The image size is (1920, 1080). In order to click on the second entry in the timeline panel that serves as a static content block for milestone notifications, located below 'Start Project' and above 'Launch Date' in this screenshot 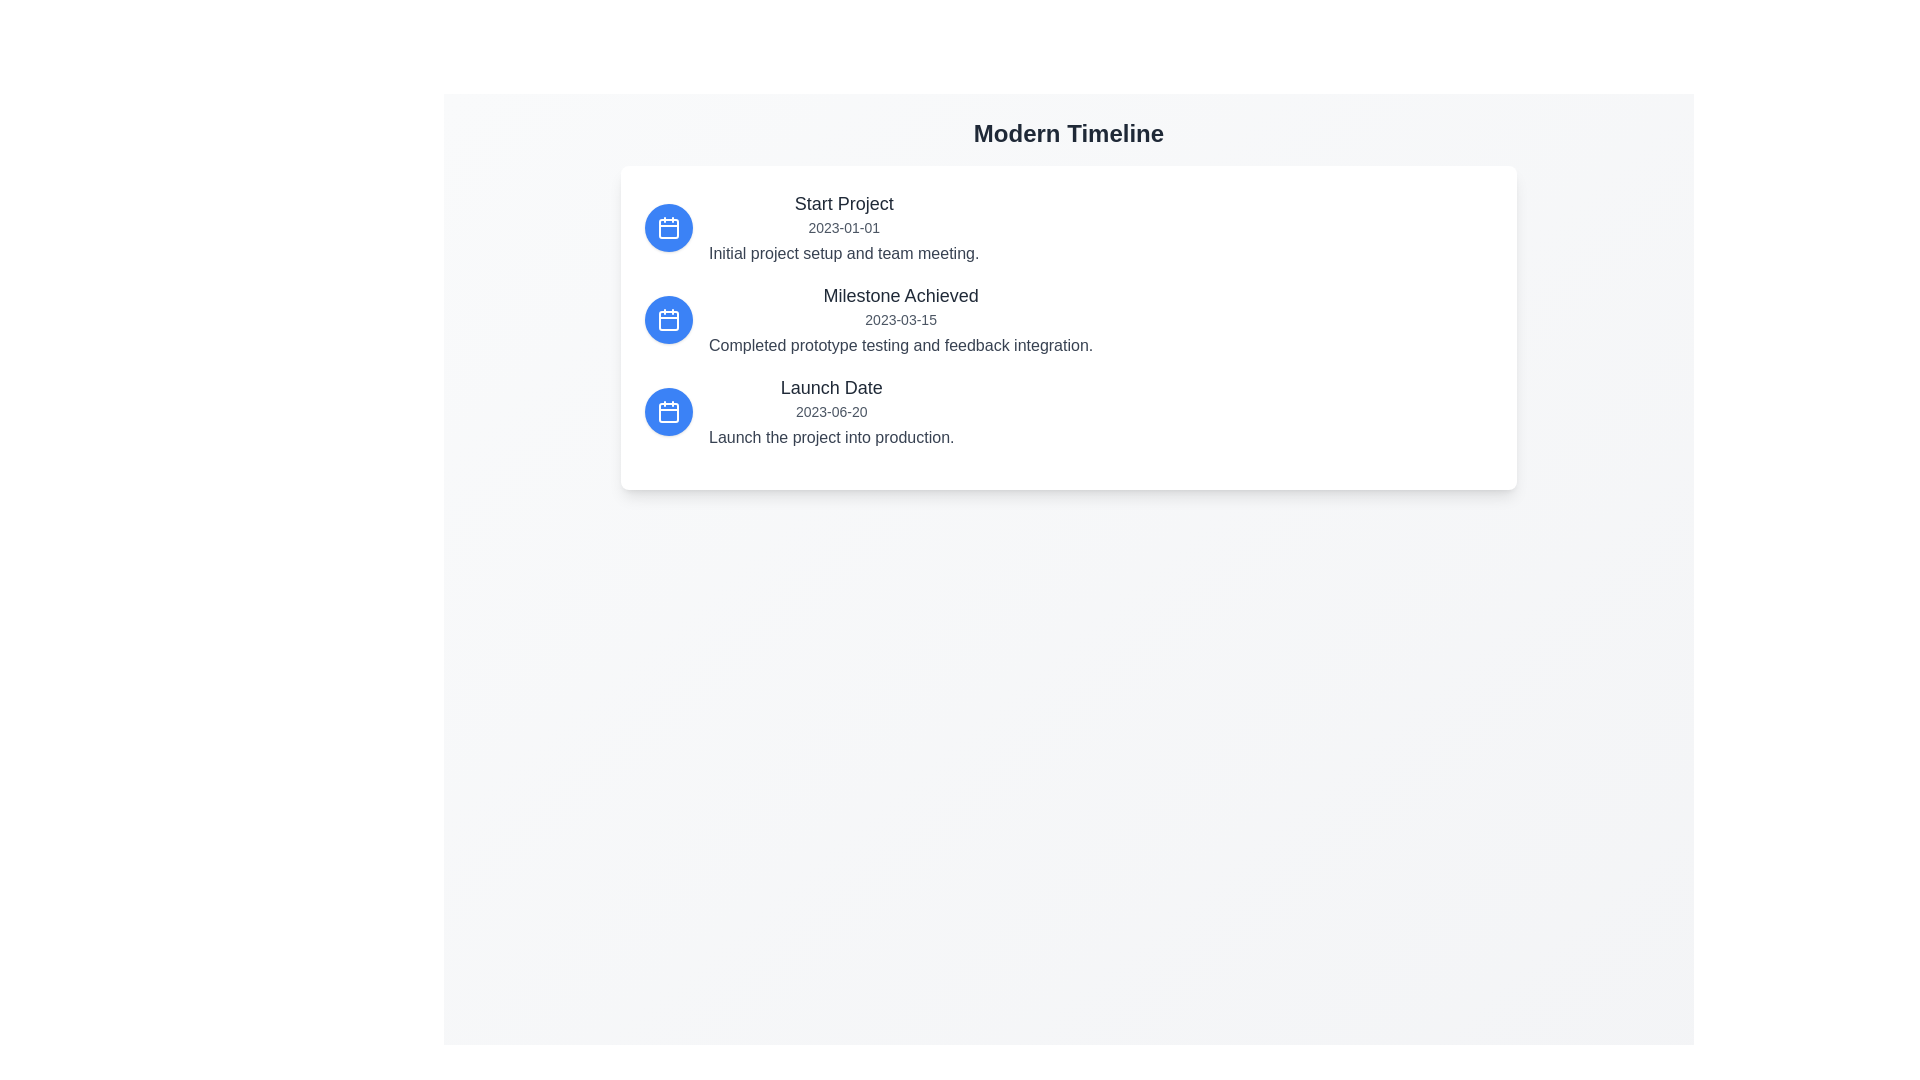, I will do `click(1068, 319)`.